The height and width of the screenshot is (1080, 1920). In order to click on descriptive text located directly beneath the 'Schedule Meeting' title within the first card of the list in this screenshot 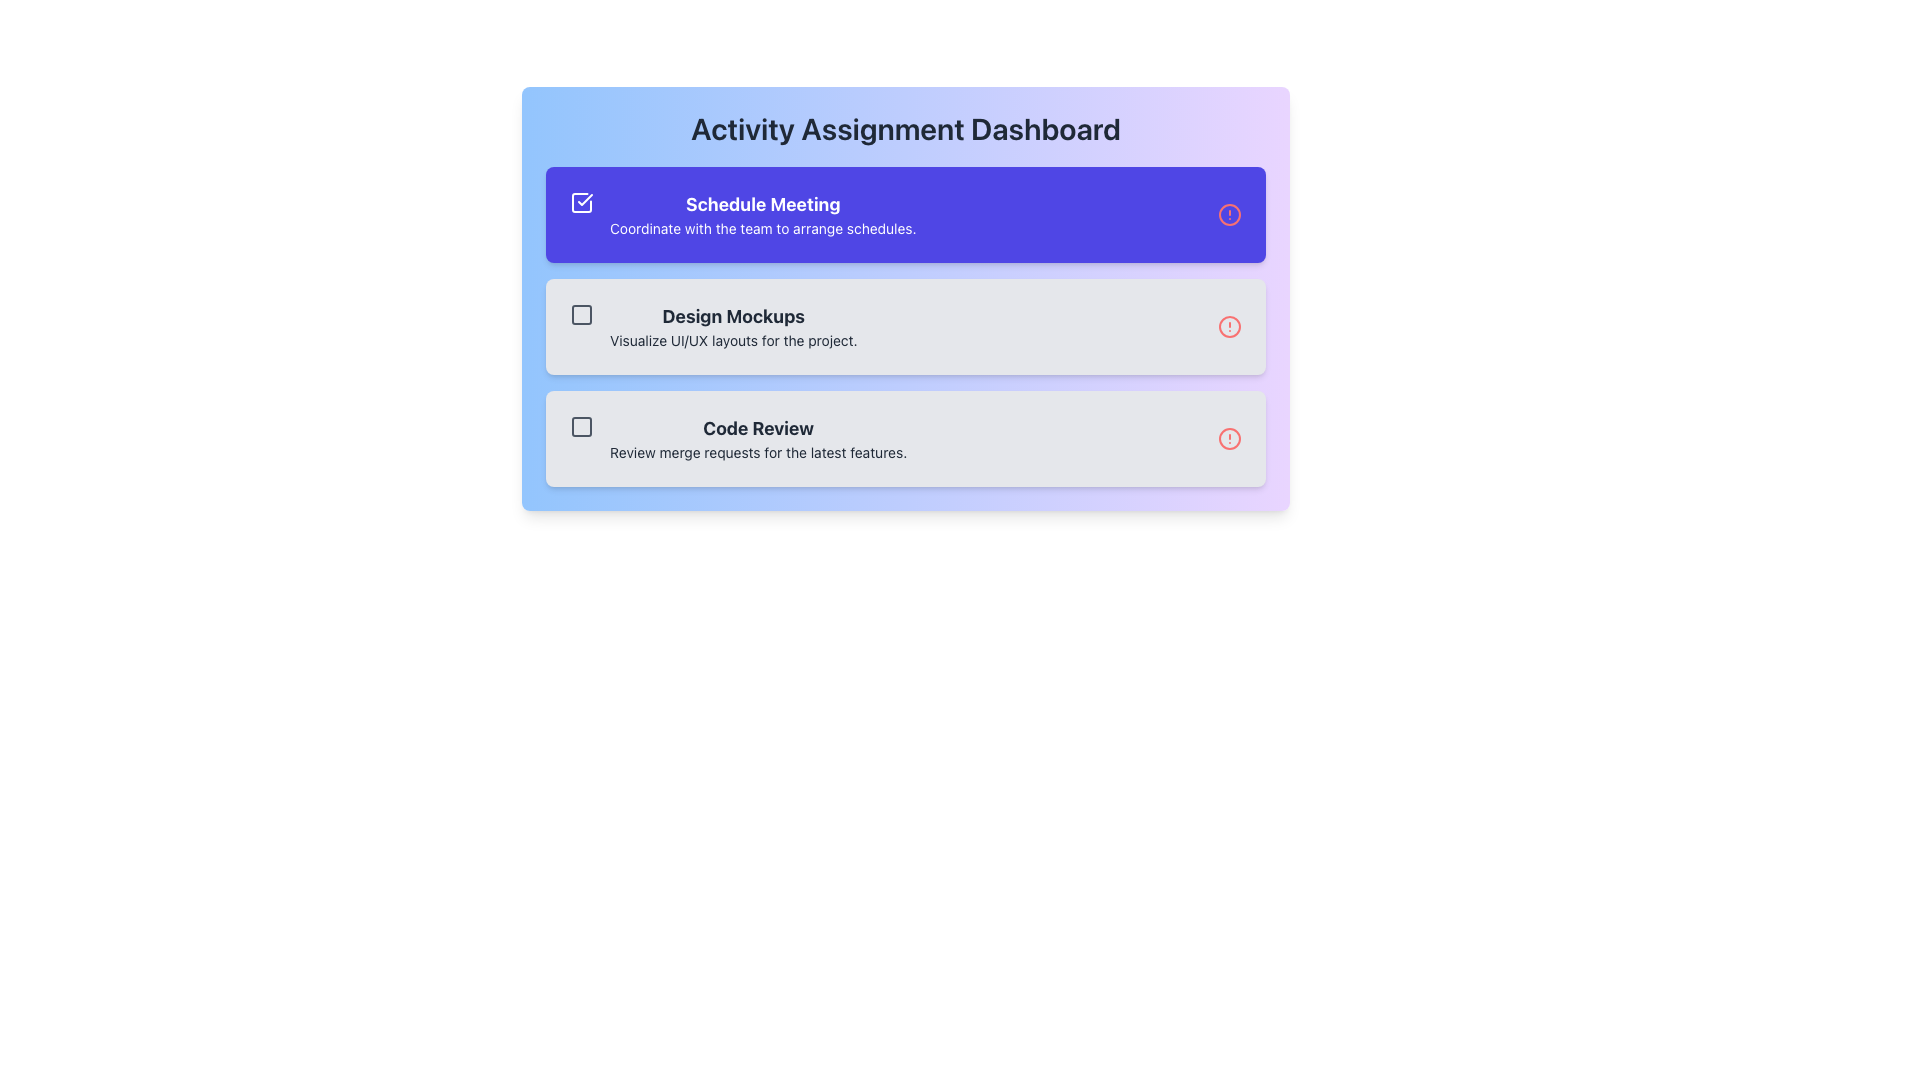, I will do `click(762, 227)`.